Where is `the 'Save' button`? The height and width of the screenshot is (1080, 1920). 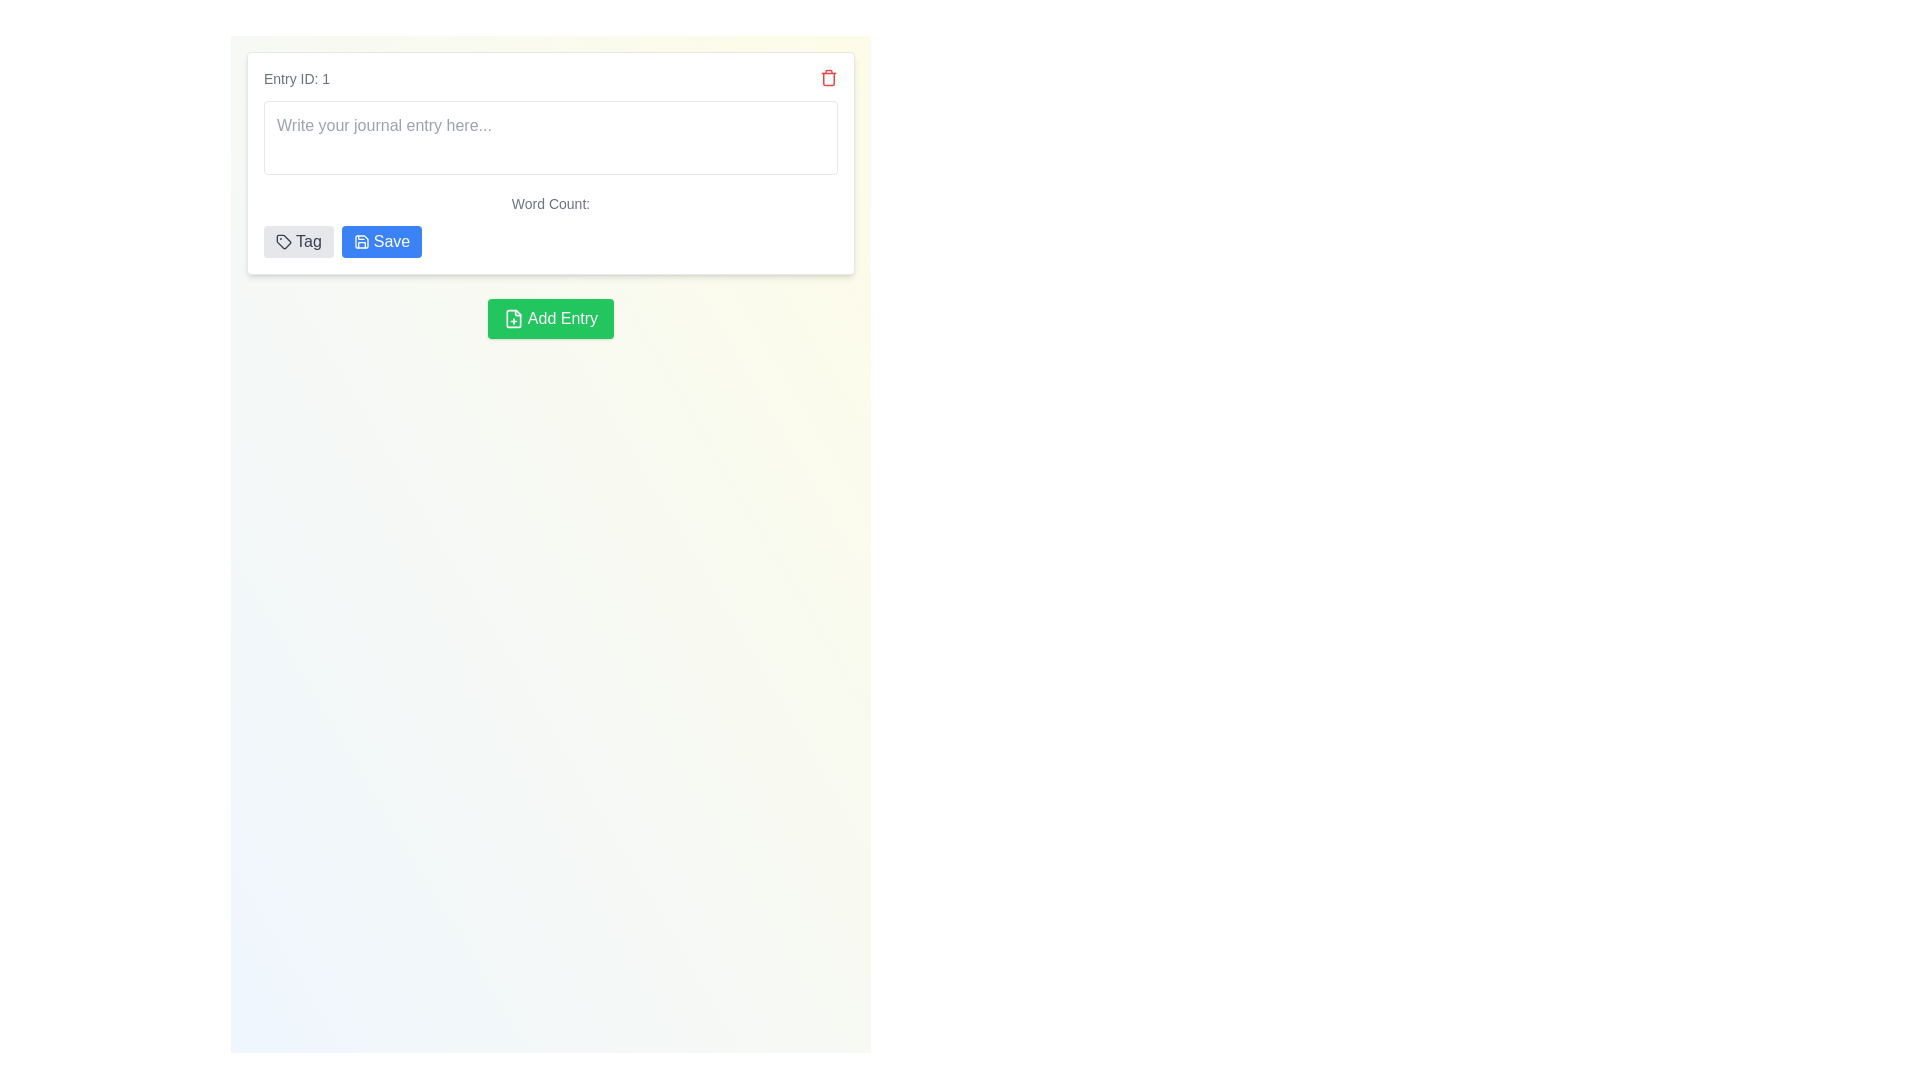 the 'Save' button is located at coordinates (392, 241).